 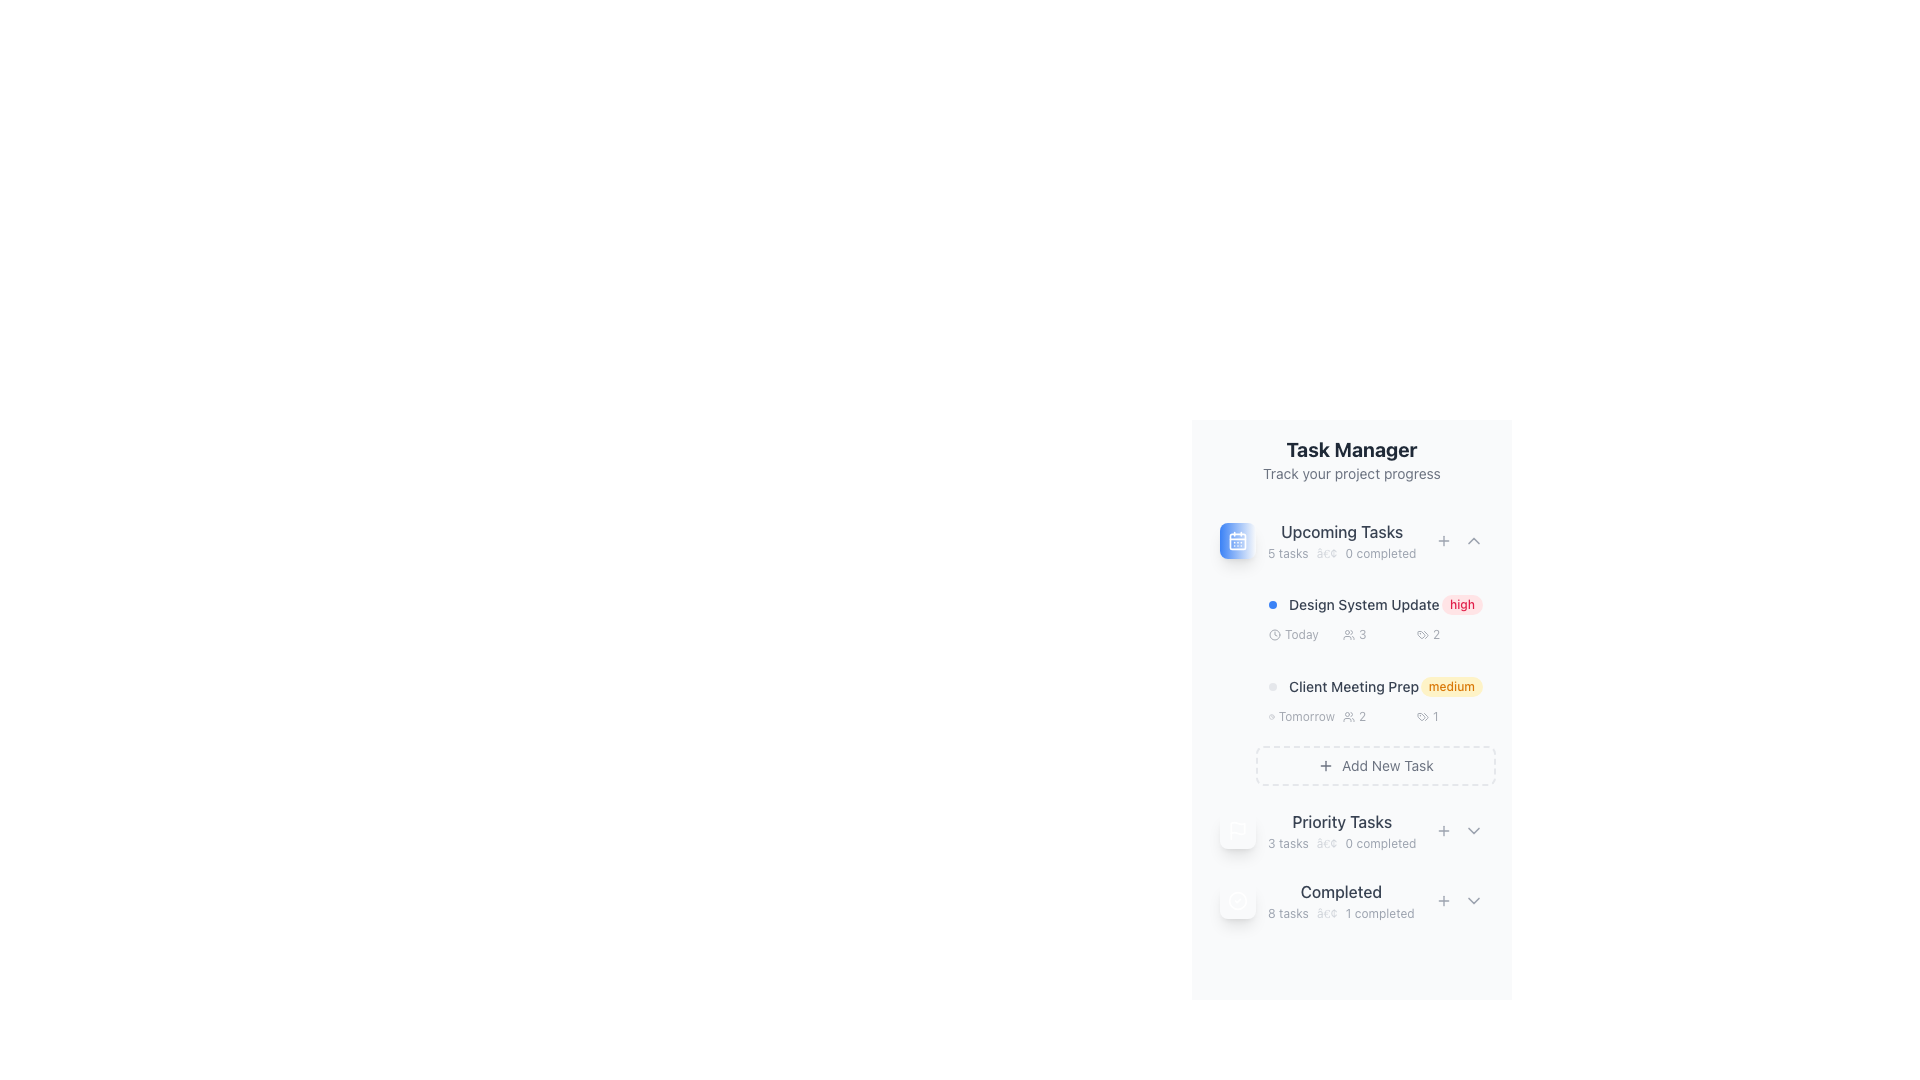 What do you see at coordinates (1352, 450) in the screenshot?
I see `the static text label 'Task Manager' which is prominently displayed in bold, extra-large dark gray font at the top of the sidebar section` at bounding box center [1352, 450].